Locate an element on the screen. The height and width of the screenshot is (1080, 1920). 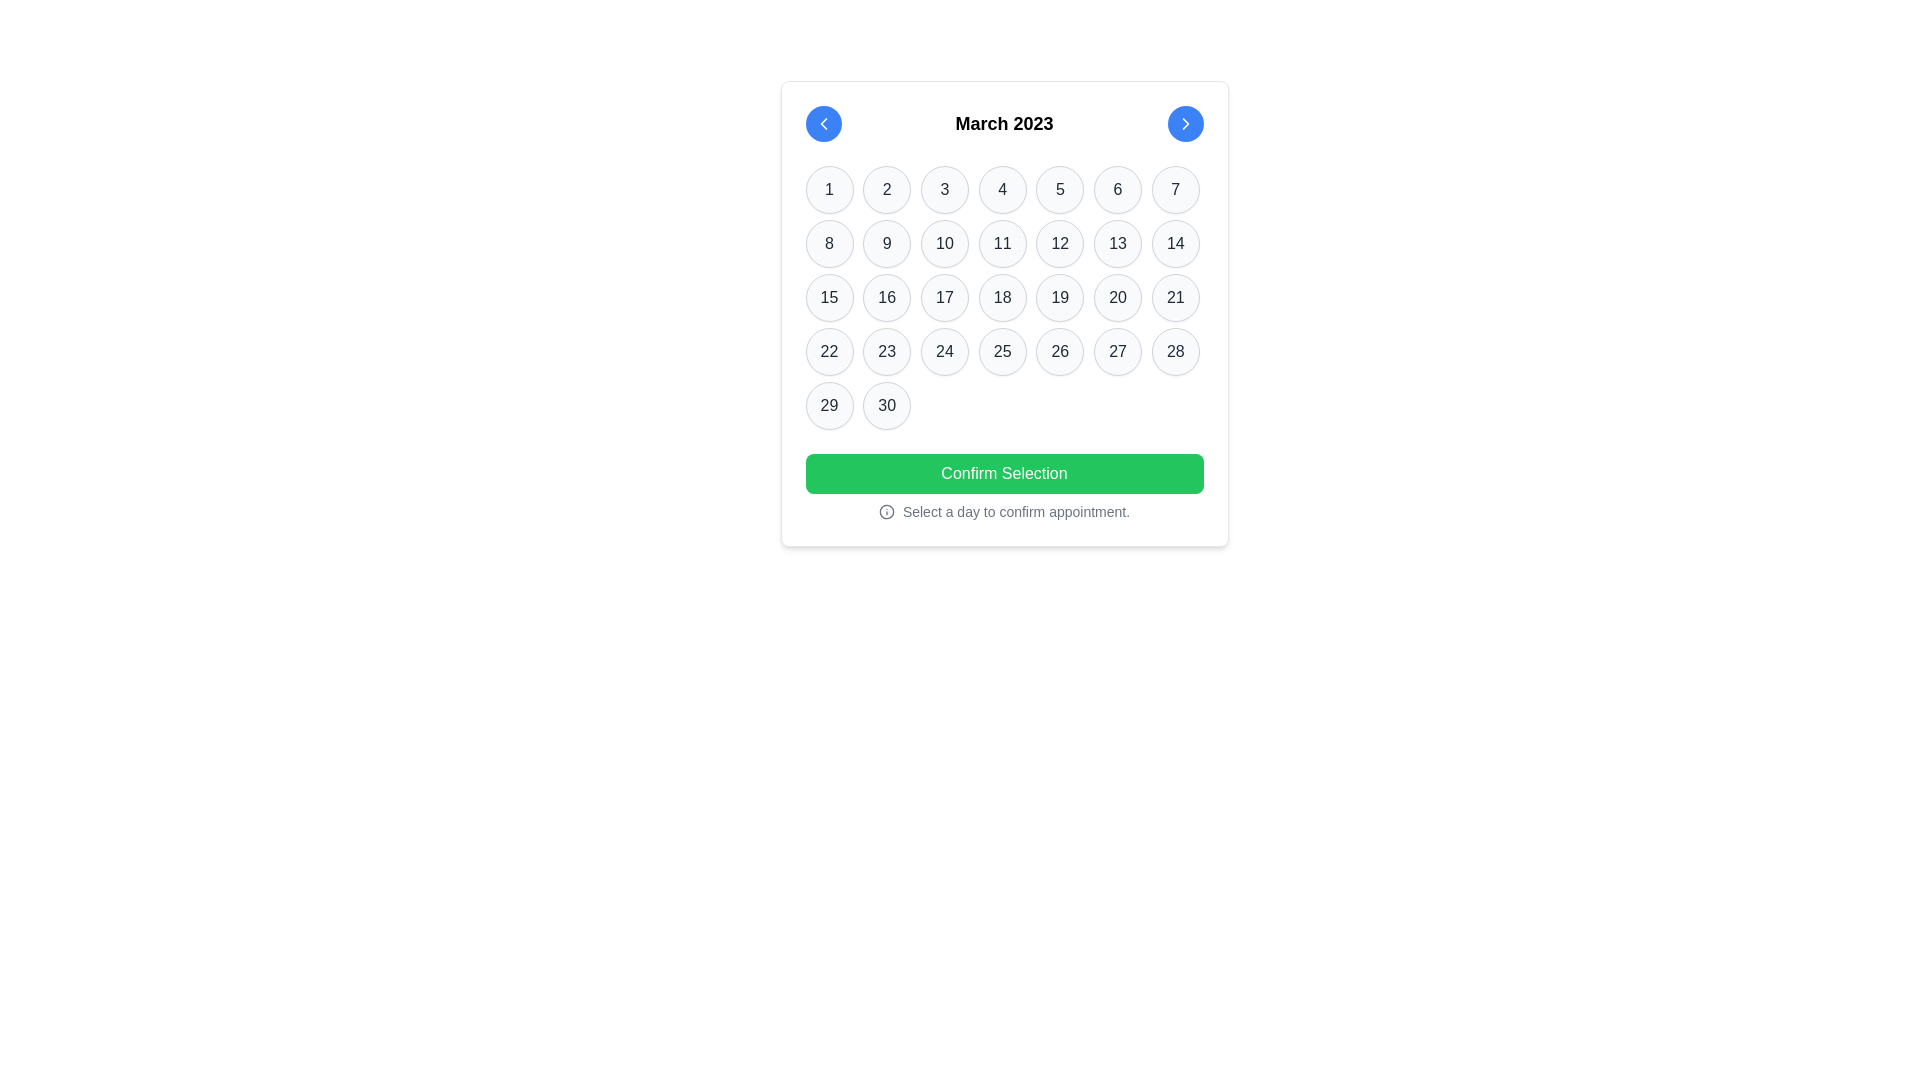
the static text element providing instructions to select a day for confirming an appointment, which is positioned to the right of an informational icon and below the 'Confirm Selection' button is located at coordinates (1016, 511).